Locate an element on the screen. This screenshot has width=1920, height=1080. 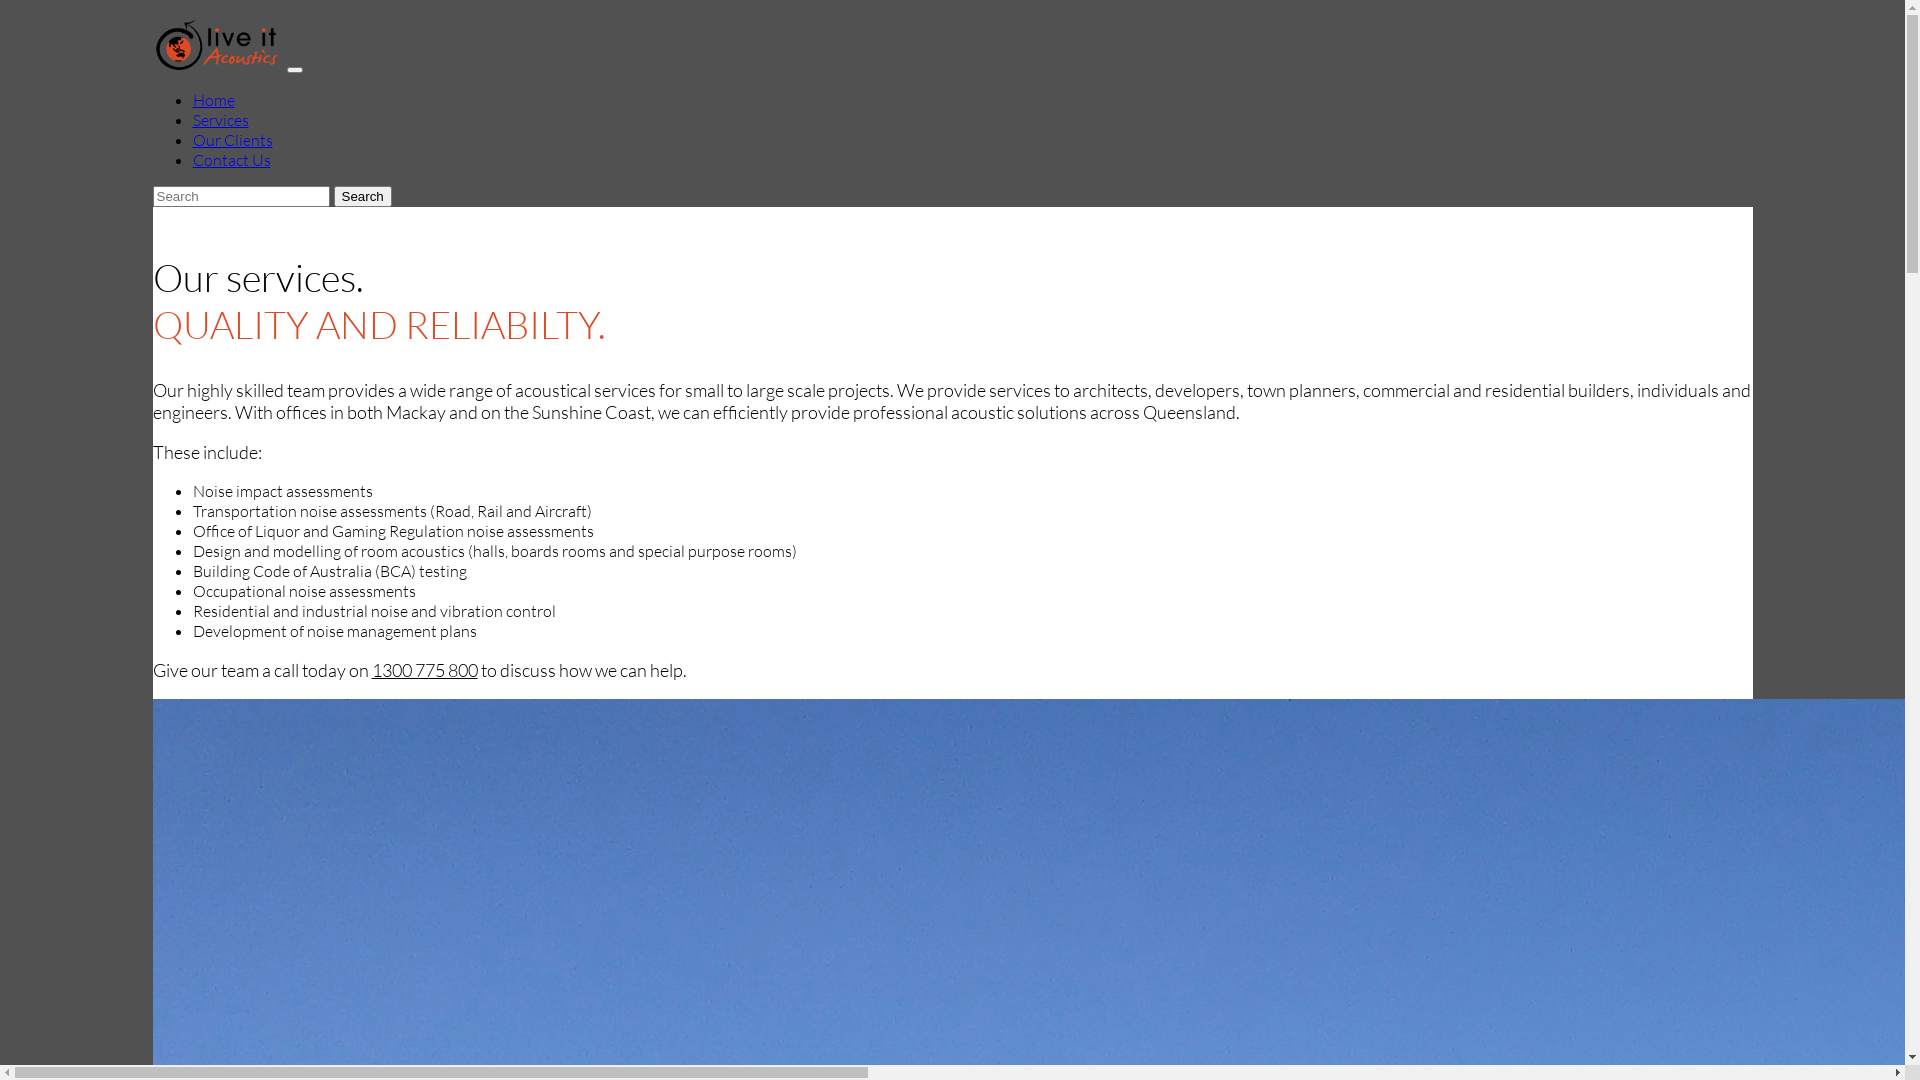
'Search' is located at coordinates (363, 196).